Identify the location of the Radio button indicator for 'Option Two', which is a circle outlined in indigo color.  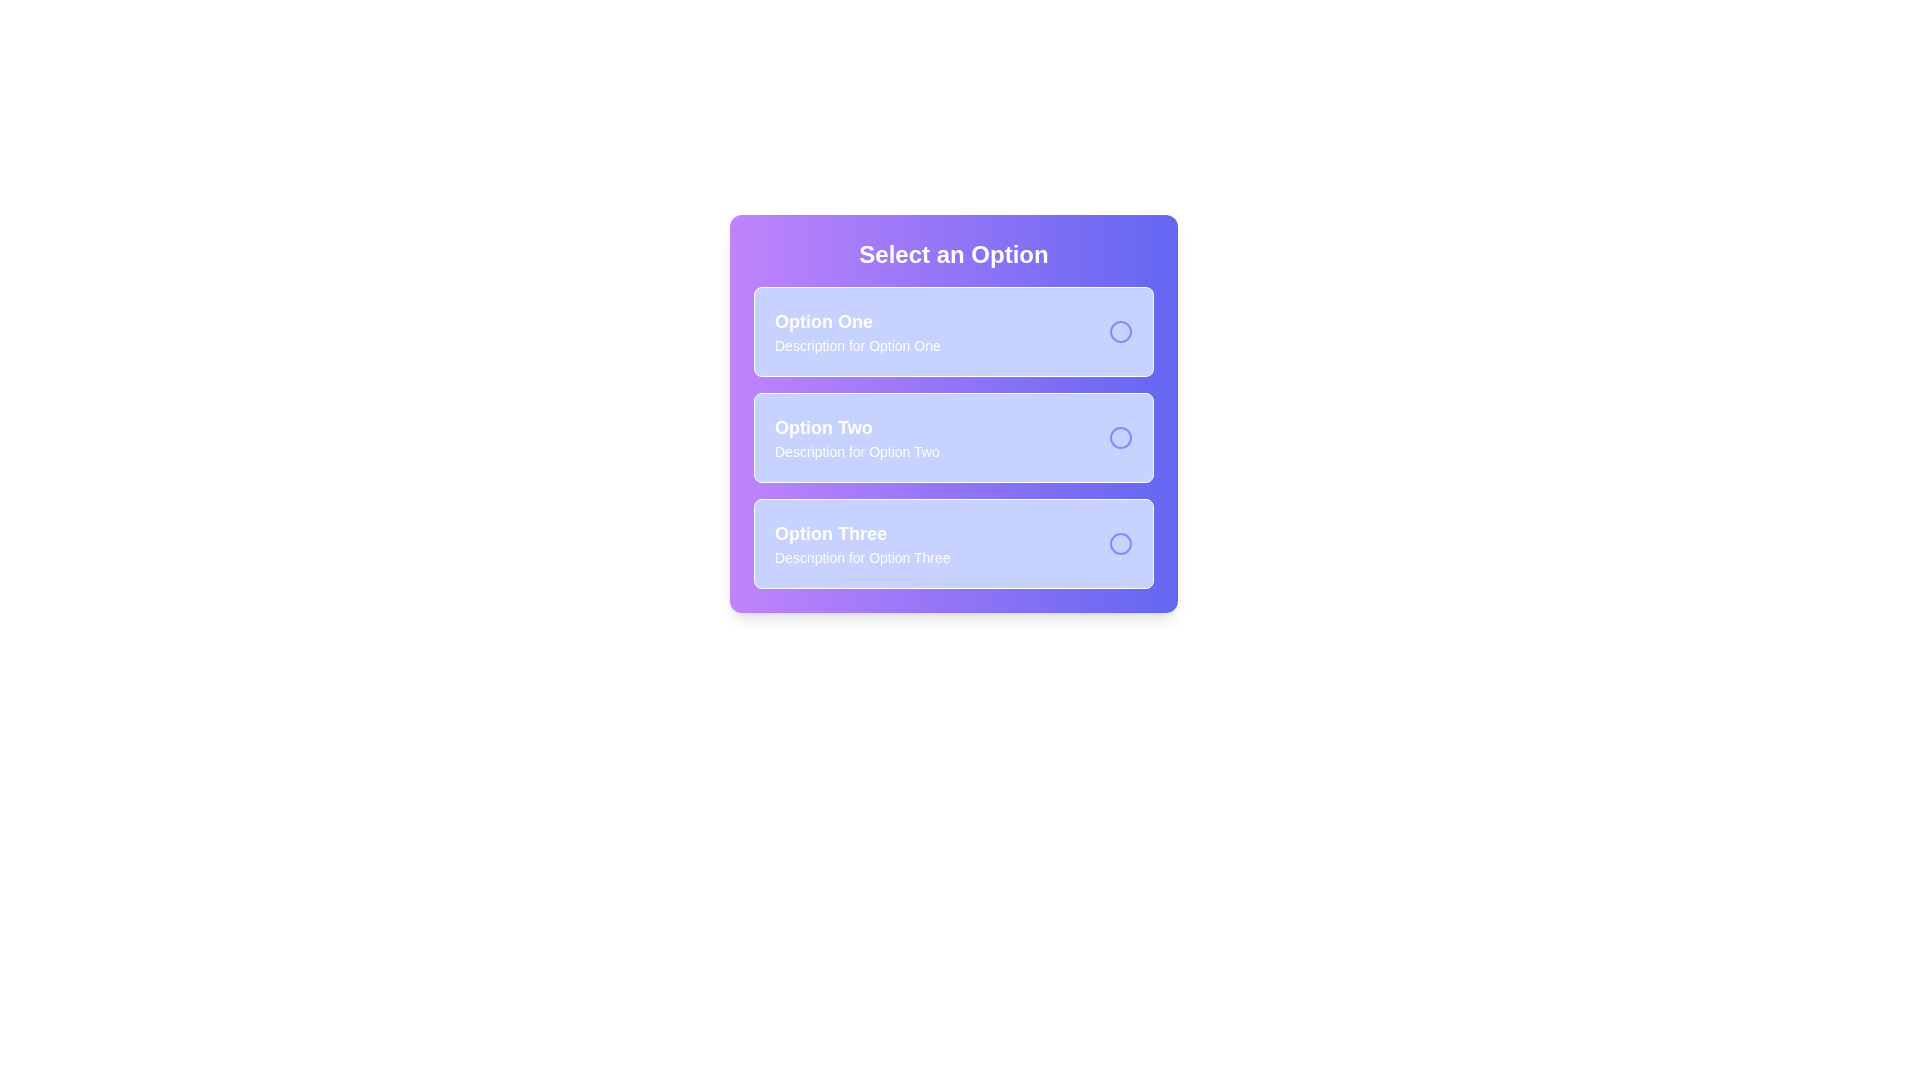
(1121, 437).